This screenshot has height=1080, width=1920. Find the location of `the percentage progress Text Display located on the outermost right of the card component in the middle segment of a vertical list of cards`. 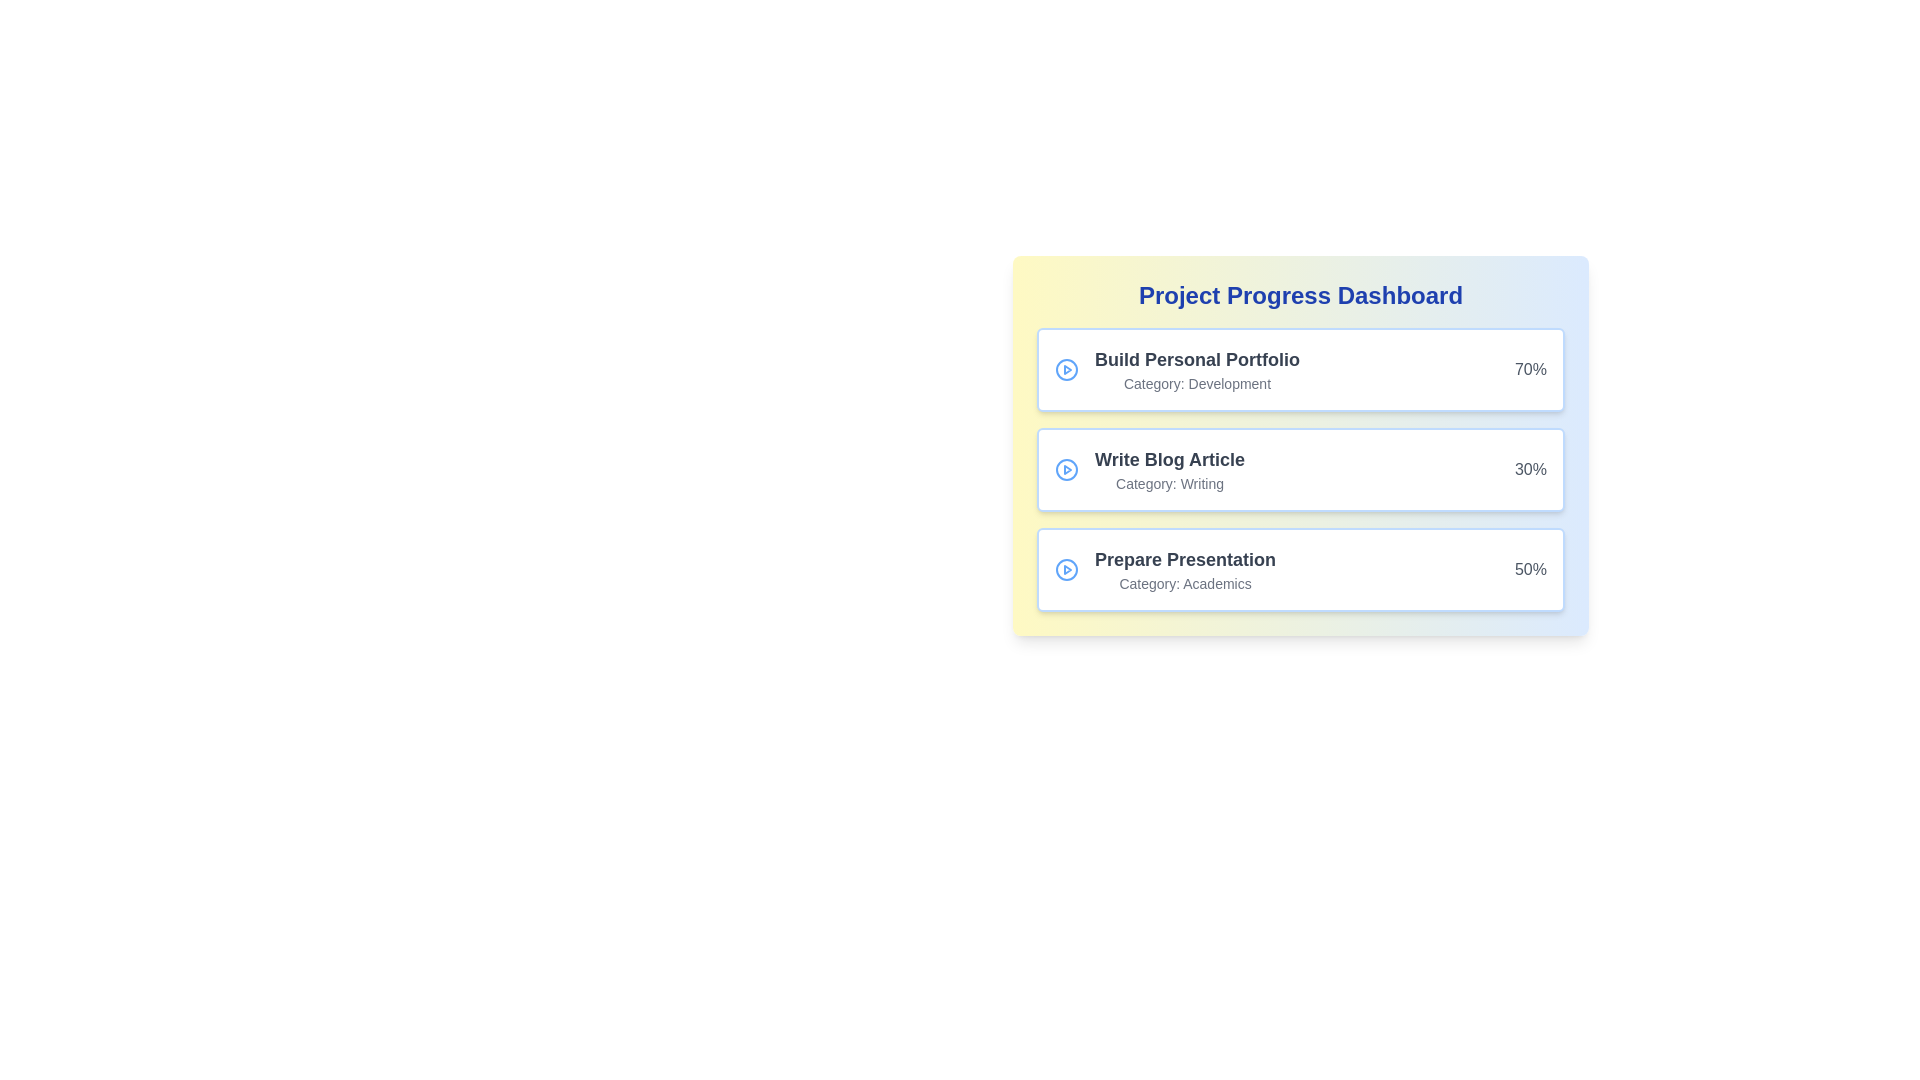

the percentage progress Text Display located on the outermost right of the card component in the middle segment of a vertical list of cards is located at coordinates (1530, 470).